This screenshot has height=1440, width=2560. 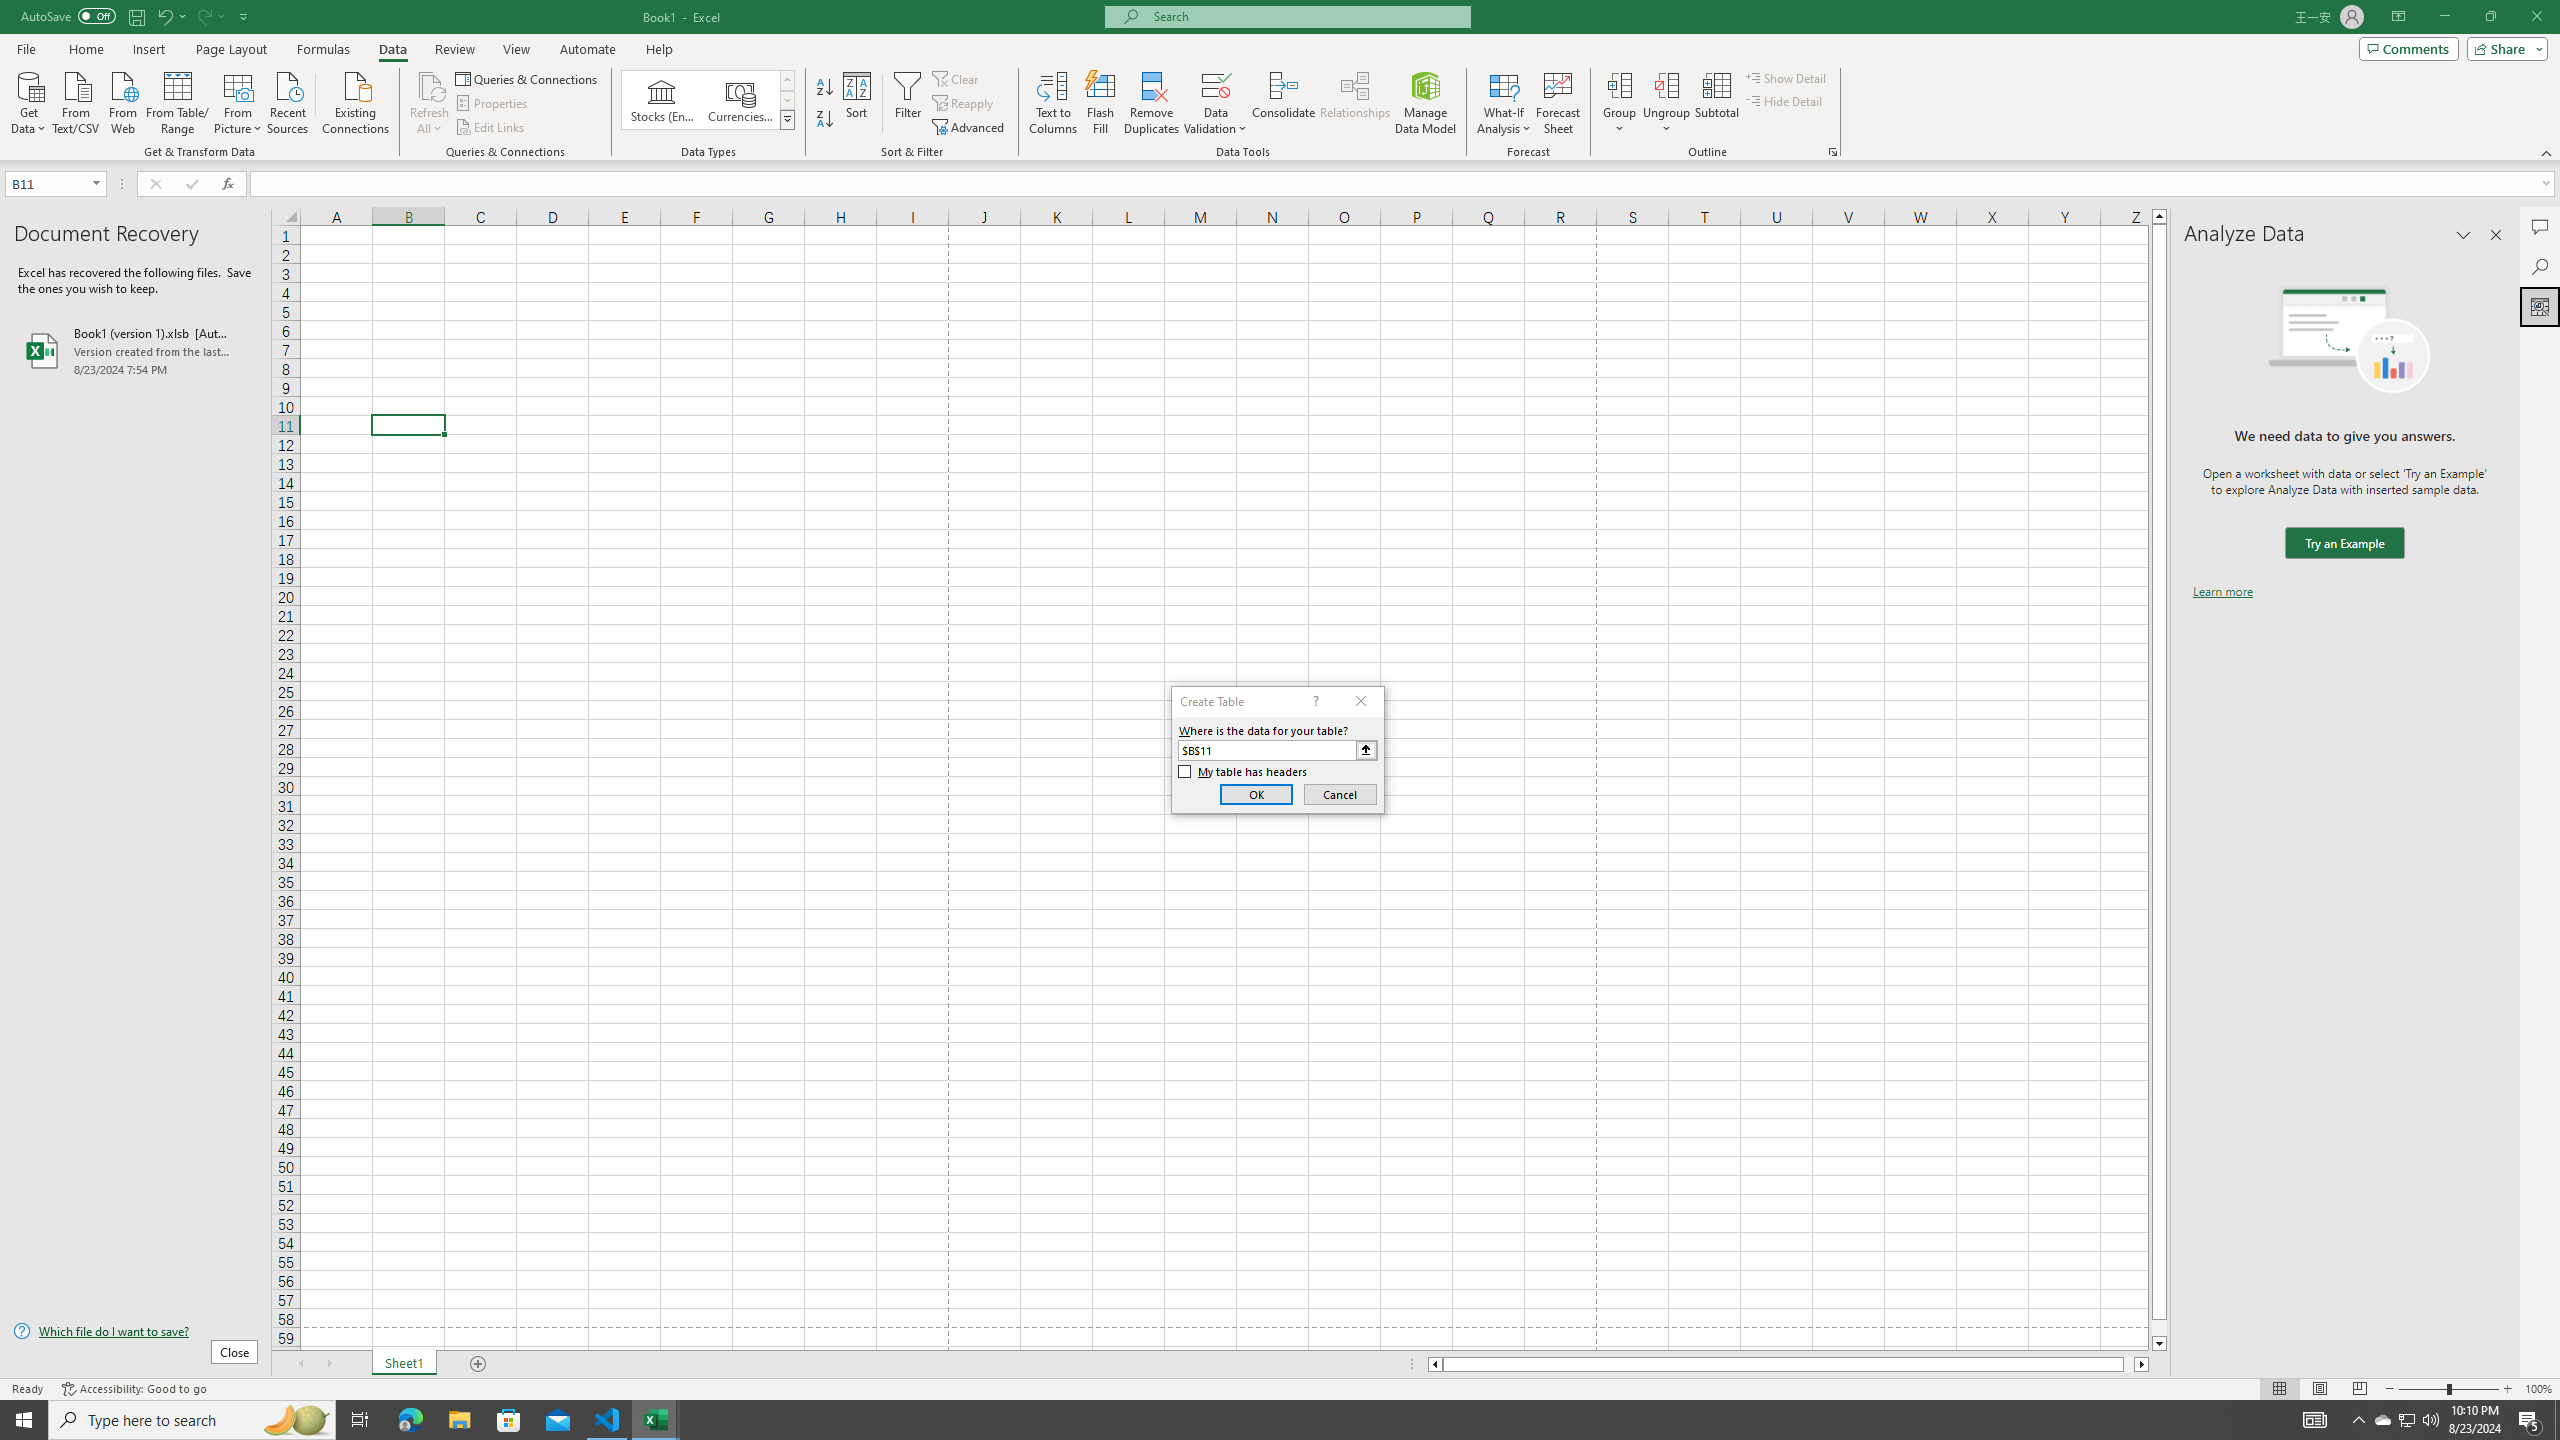 What do you see at coordinates (1052, 103) in the screenshot?
I see `'Text to Columns...'` at bounding box center [1052, 103].